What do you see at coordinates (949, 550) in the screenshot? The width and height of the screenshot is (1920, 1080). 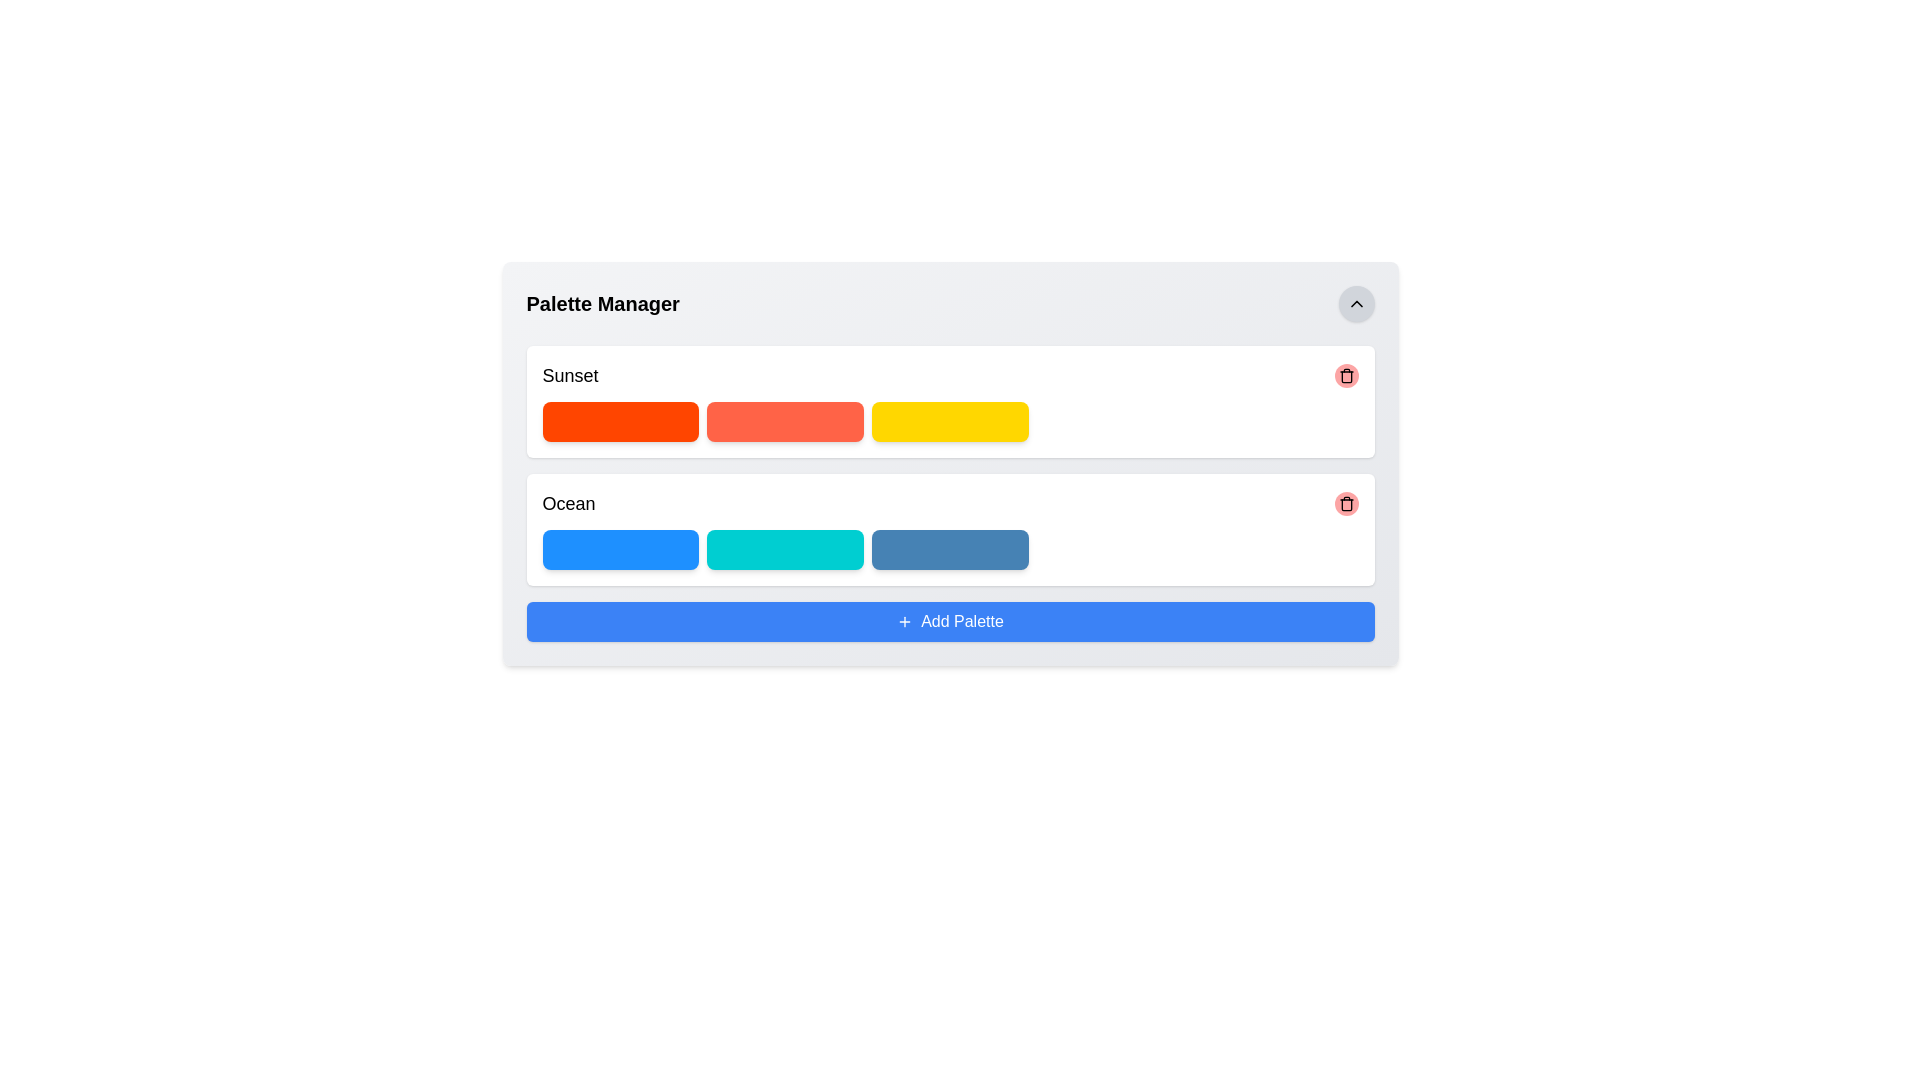 I see `the third color block in the grid layout under the 'Ocean' section, which is styled with a dark blue color` at bounding box center [949, 550].